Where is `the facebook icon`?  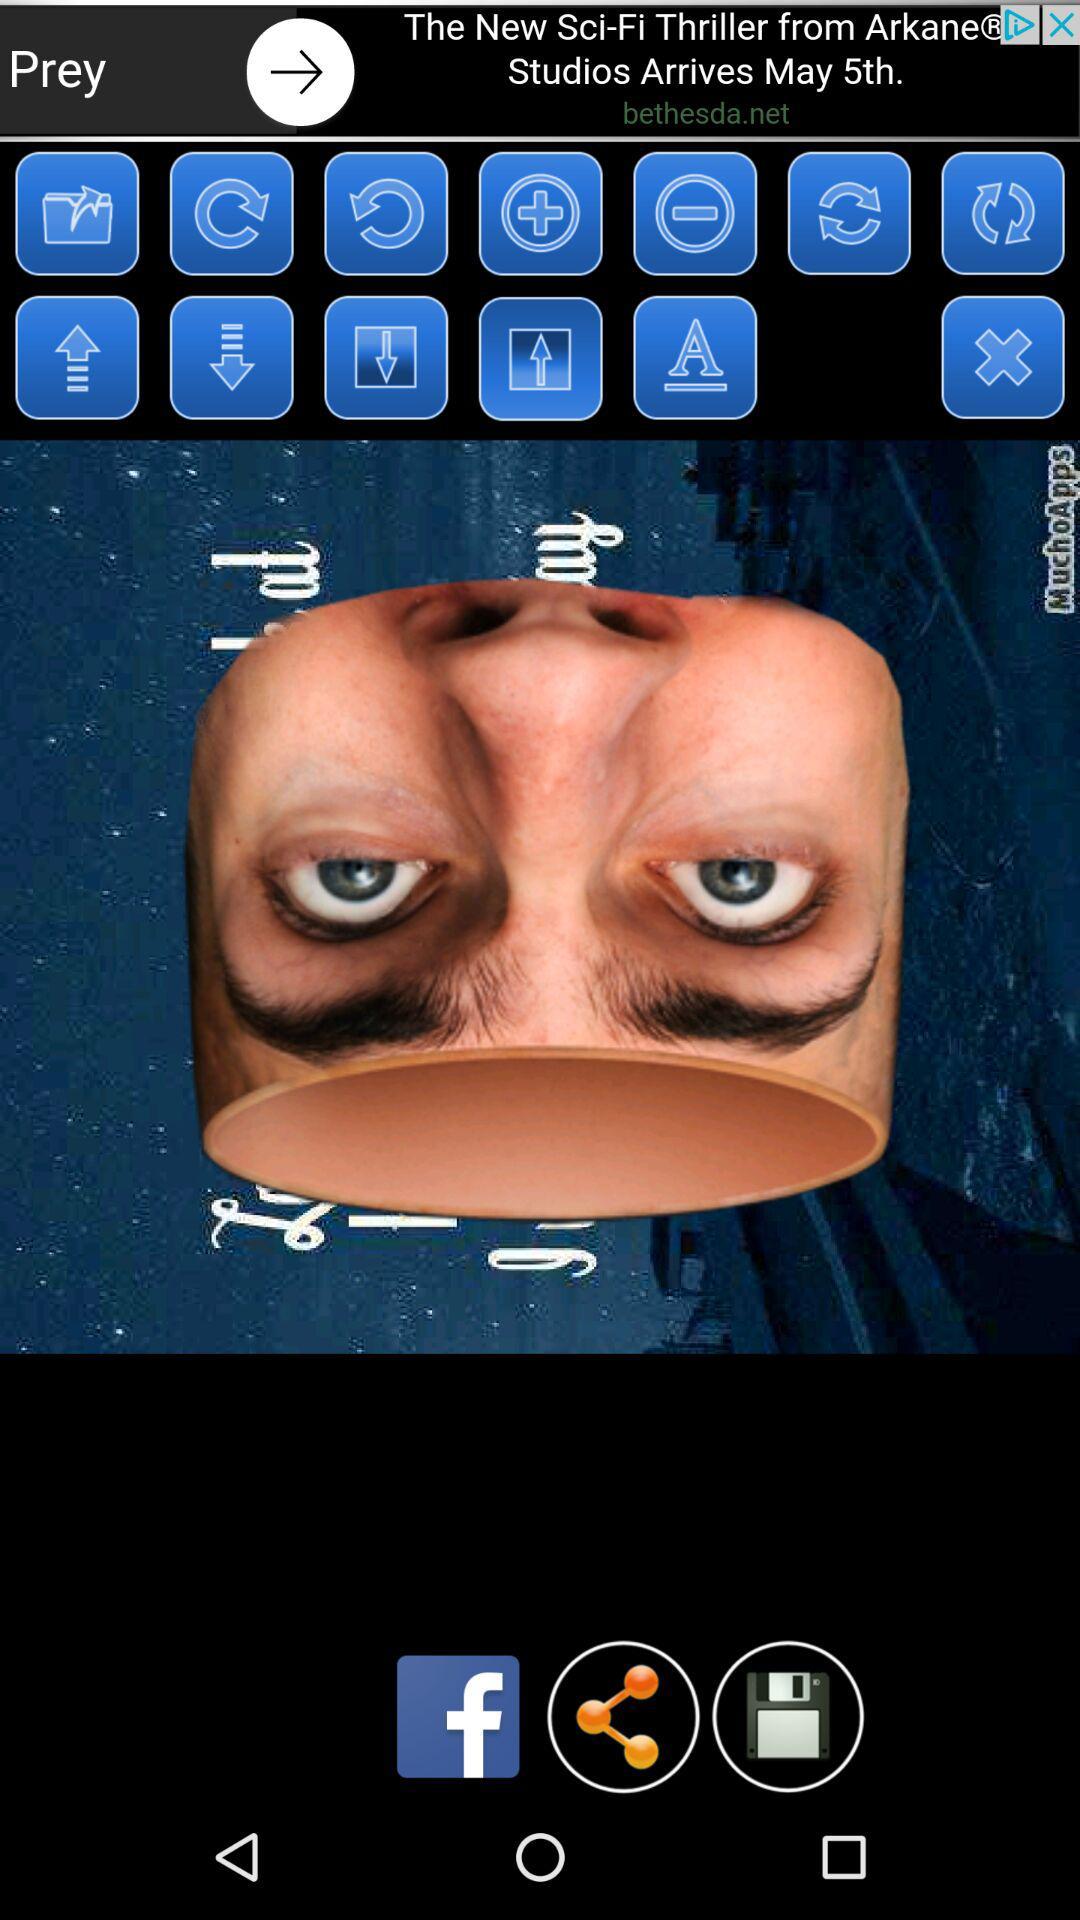
the facebook icon is located at coordinates (458, 1837).